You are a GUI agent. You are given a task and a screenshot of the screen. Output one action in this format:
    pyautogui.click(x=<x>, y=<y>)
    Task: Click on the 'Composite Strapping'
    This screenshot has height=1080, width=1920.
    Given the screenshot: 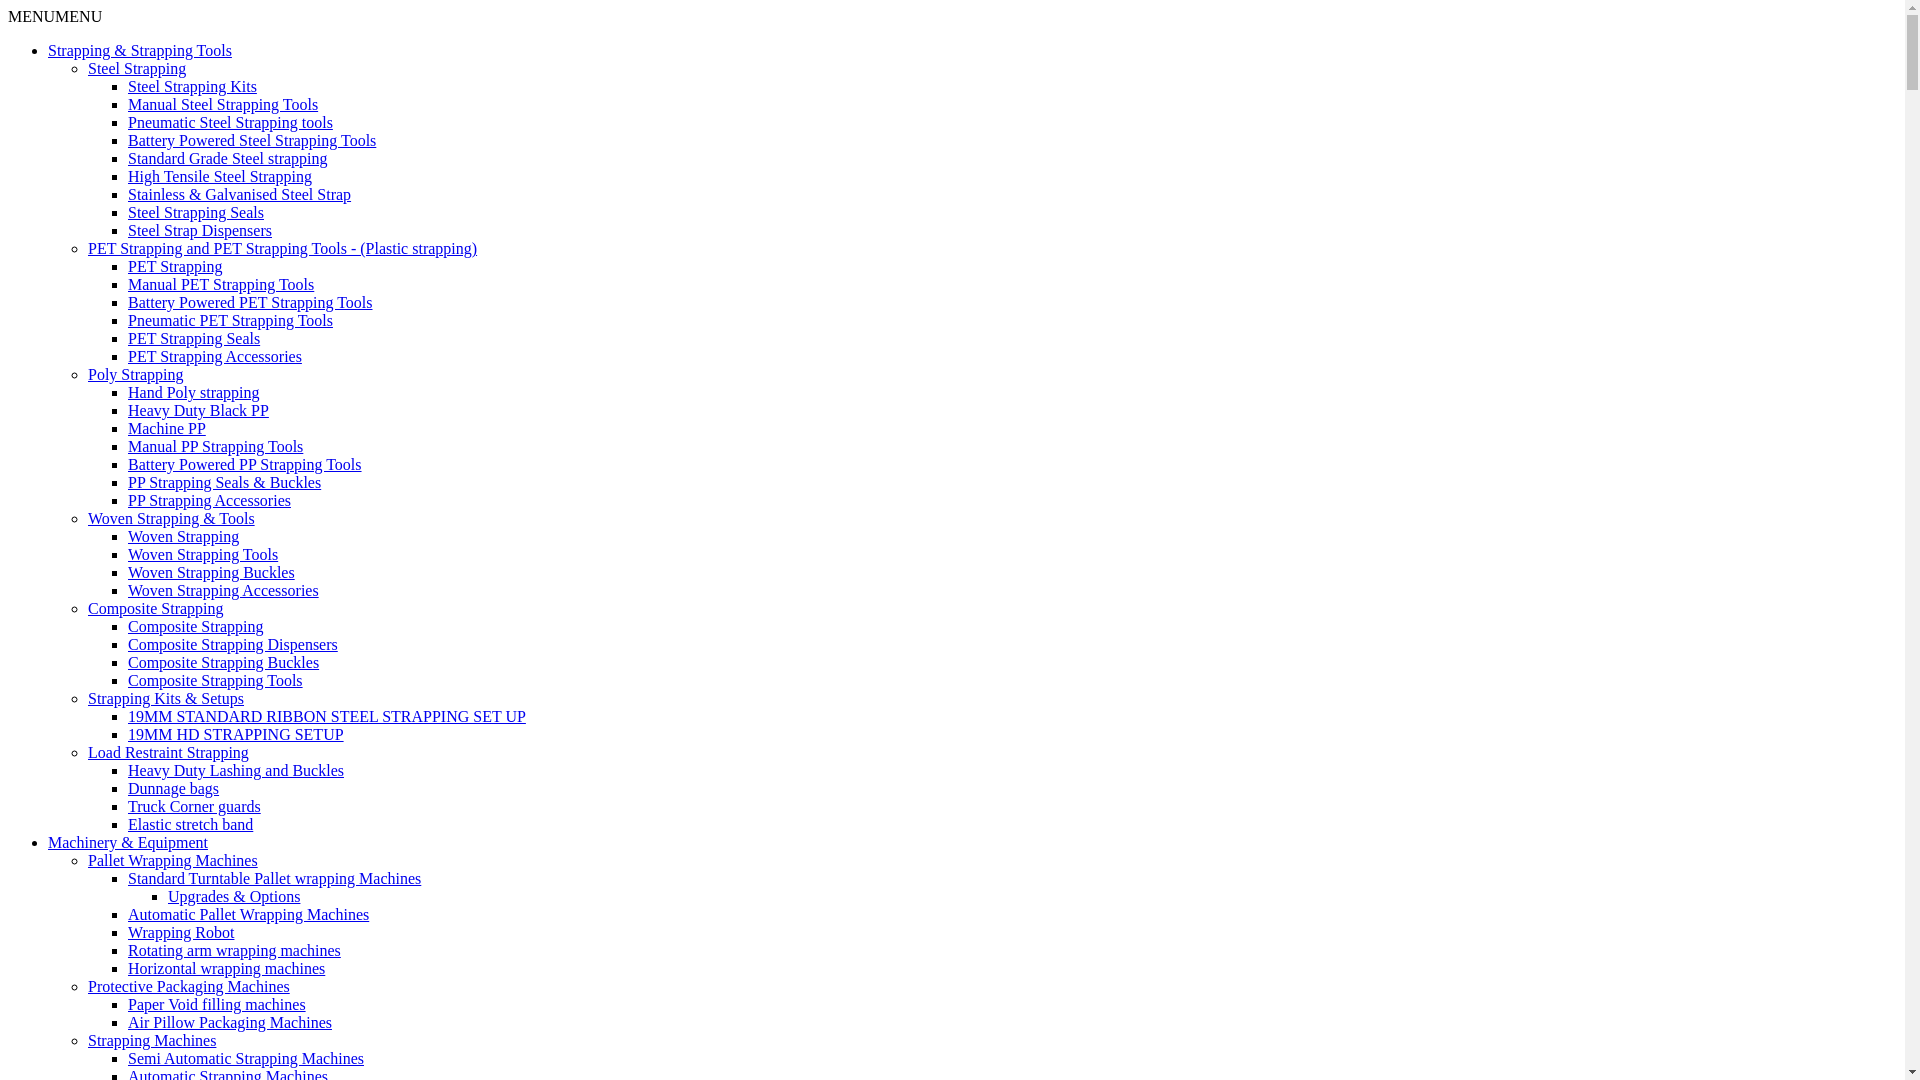 What is the action you would take?
    pyautogui.click(x=196, y=625)
    